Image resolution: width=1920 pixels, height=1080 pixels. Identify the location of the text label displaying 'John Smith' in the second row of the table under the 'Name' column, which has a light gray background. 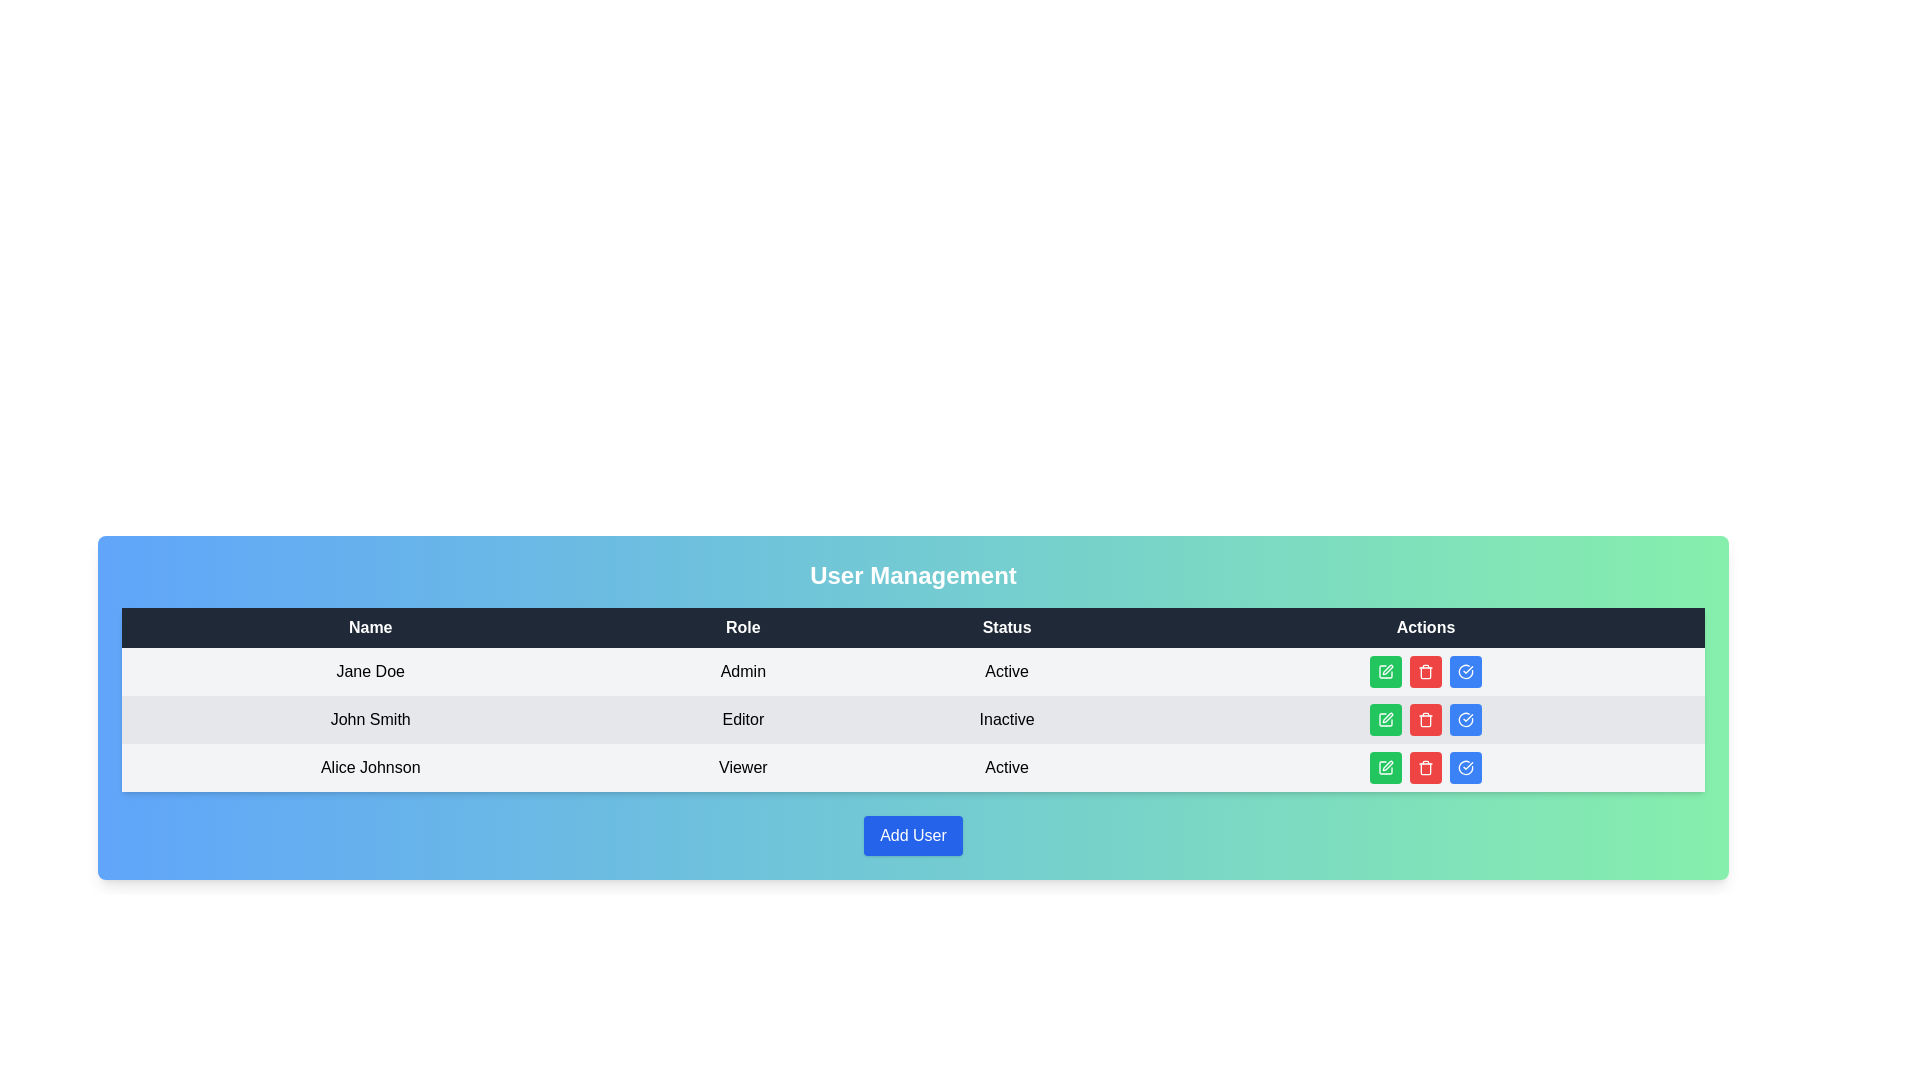
(370, 720).